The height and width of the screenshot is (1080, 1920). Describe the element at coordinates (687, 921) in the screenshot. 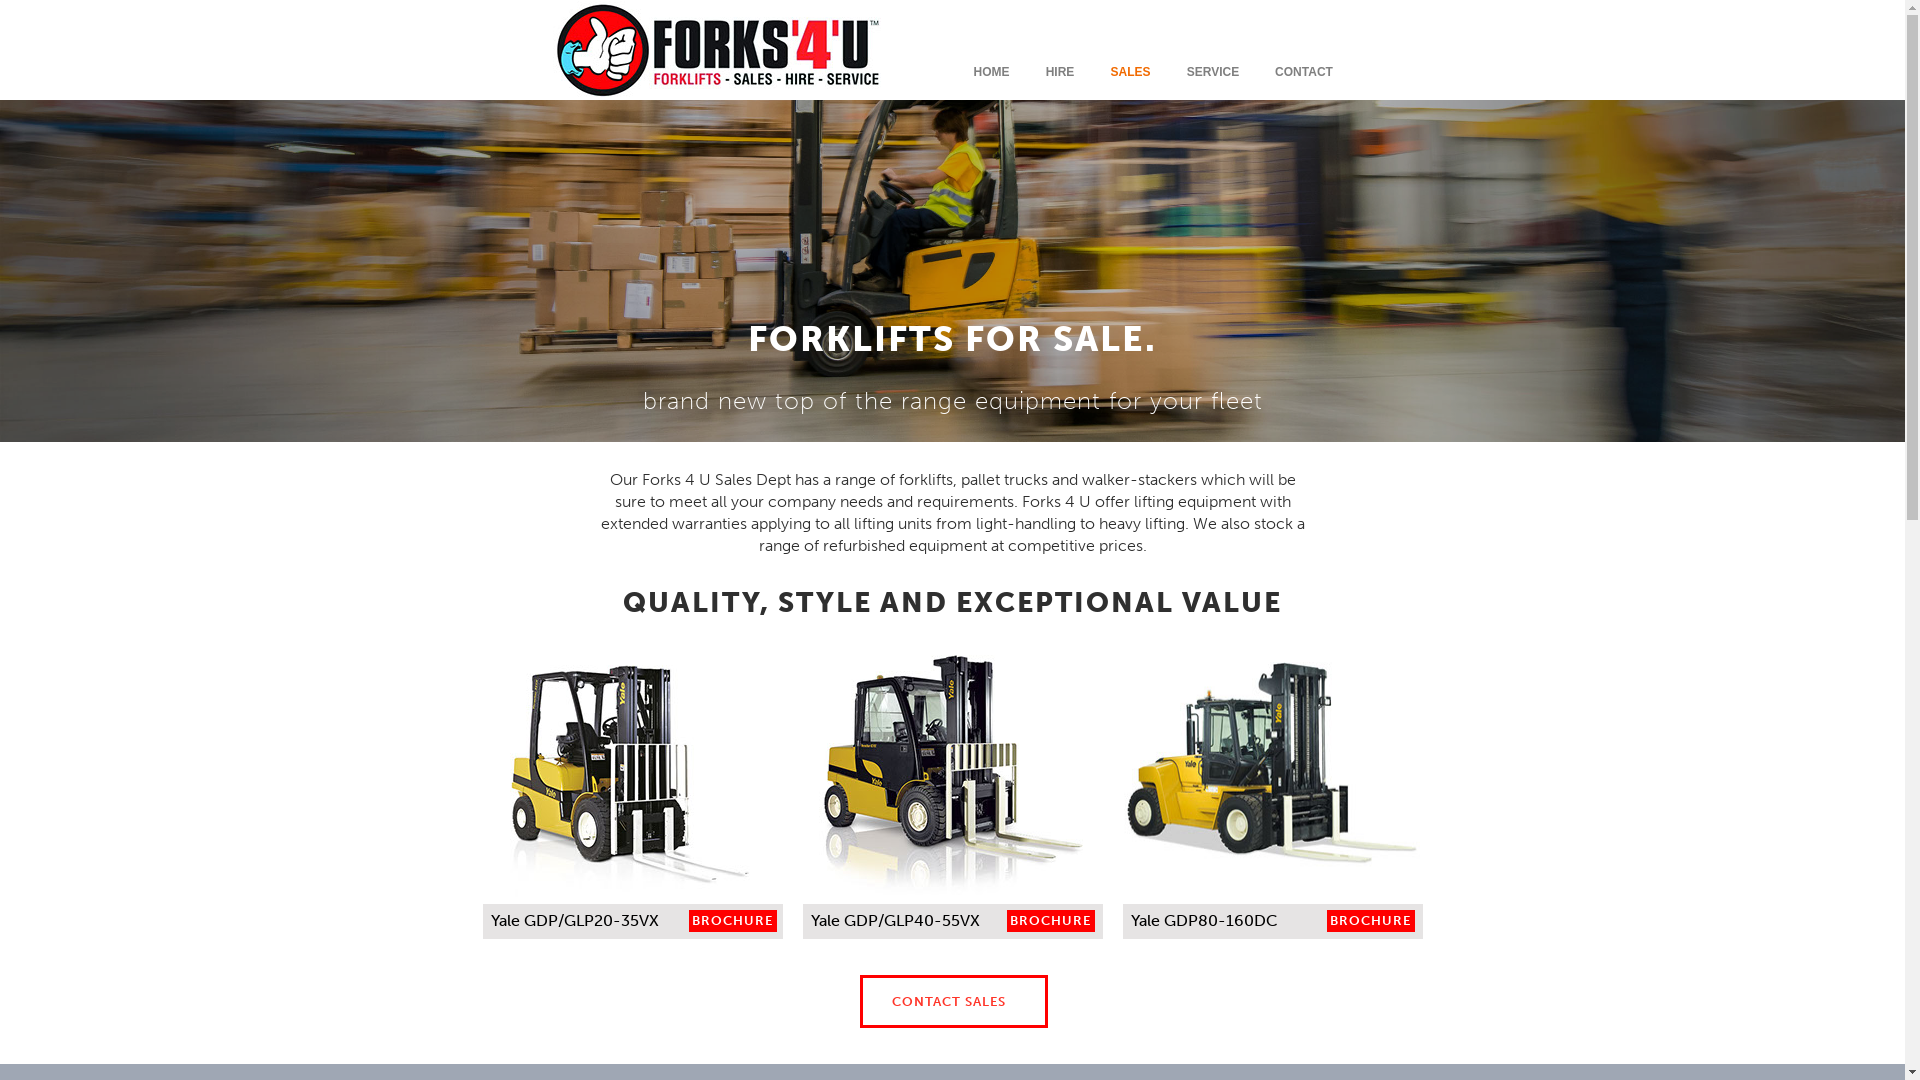

I see `'BROCHURE'` at that location.